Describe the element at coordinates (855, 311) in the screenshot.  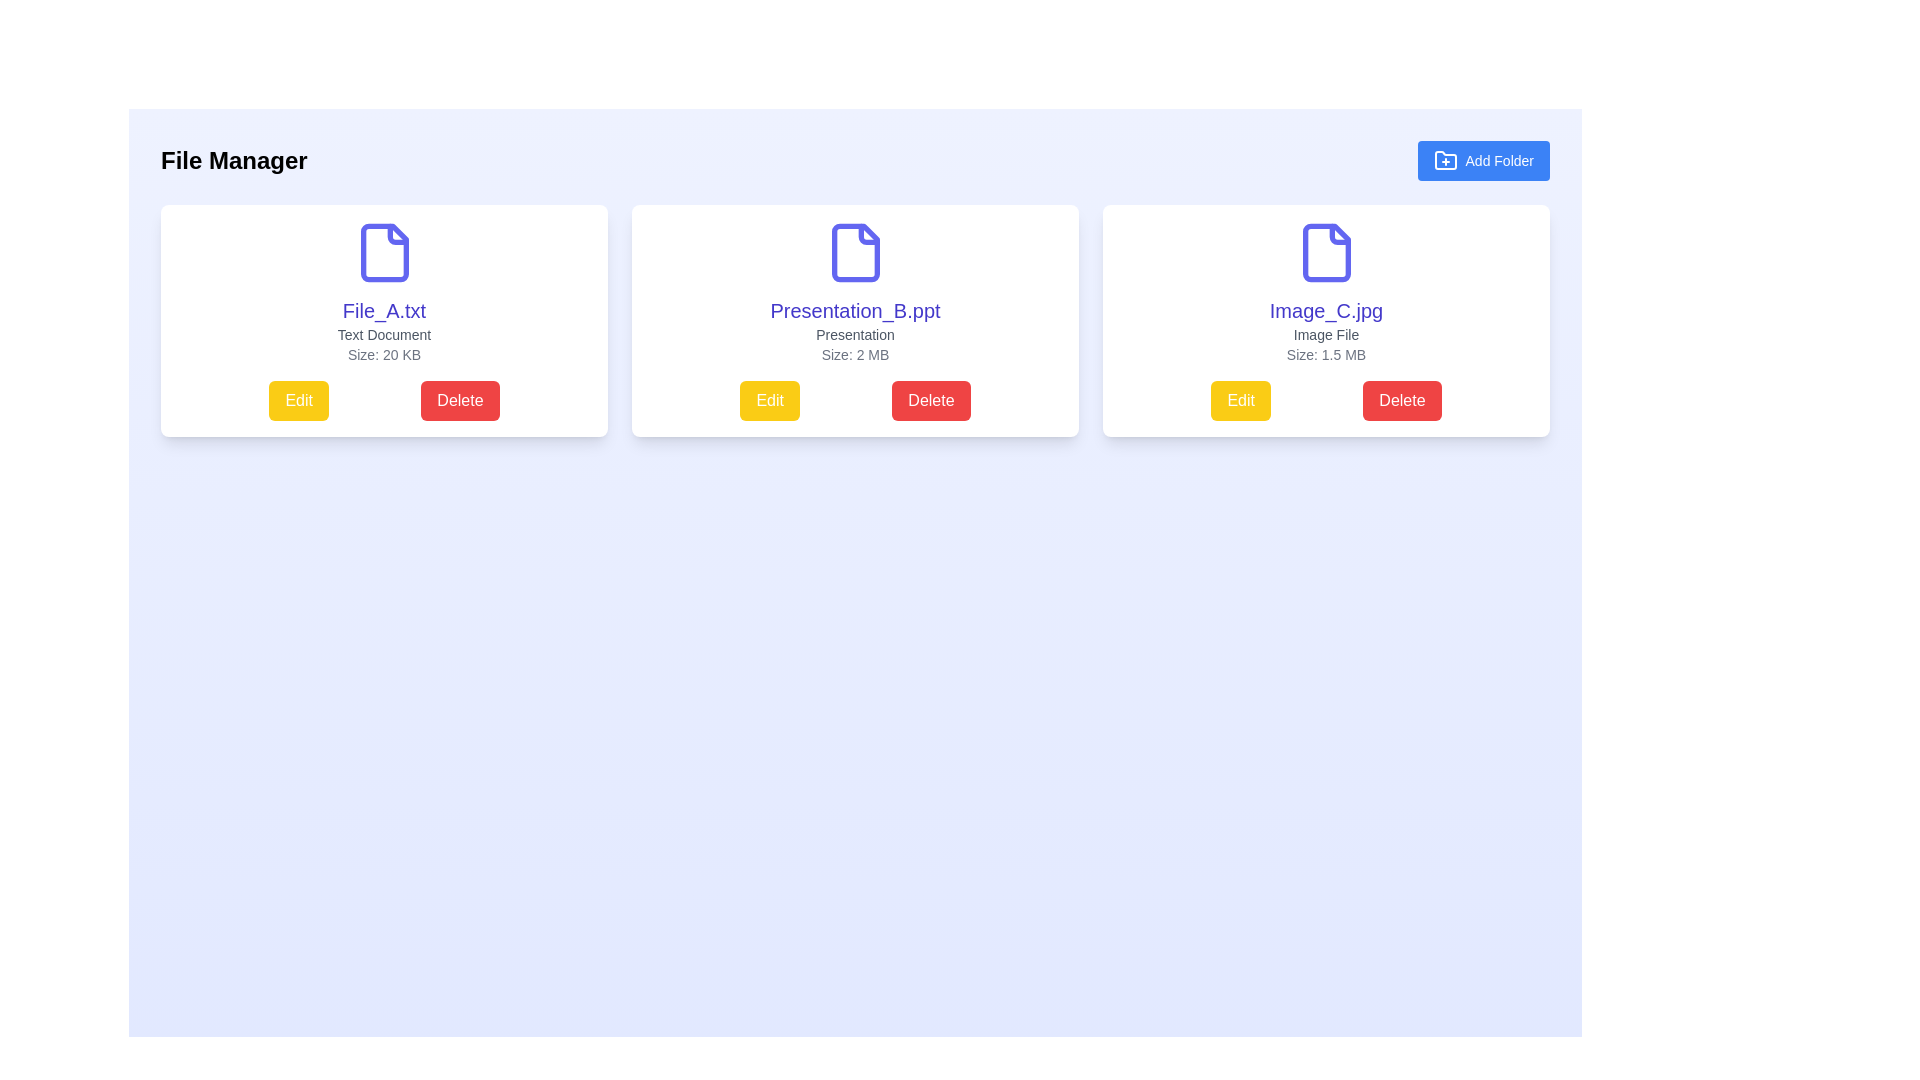
I see `the text label displaying the file title 'Presentation_B.ppt'` at that location.